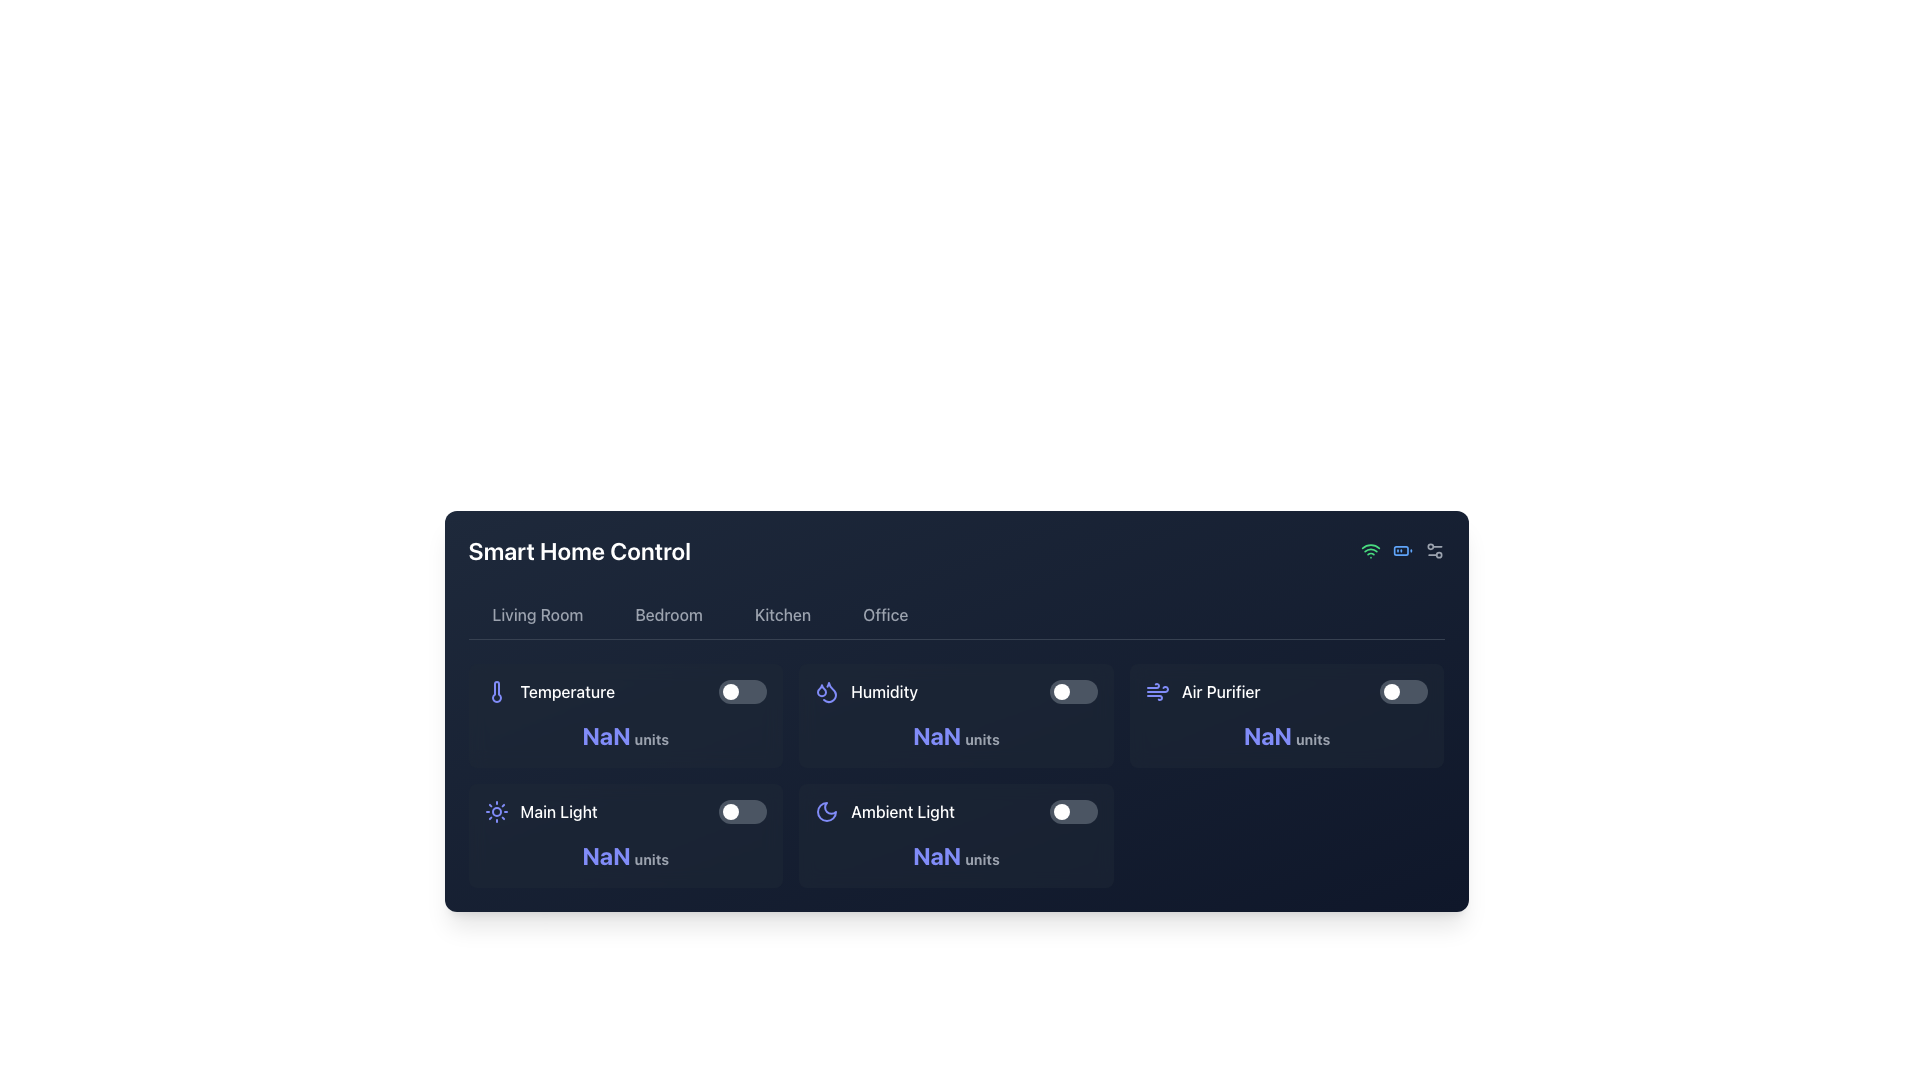  What do you see at coordinates (496, 812) in the screenshot?
I see `the Main Light control icon located at the bottom-left of the control panel, positioned to the left of the 'Main Light' label` at bounding box center [496, 812].